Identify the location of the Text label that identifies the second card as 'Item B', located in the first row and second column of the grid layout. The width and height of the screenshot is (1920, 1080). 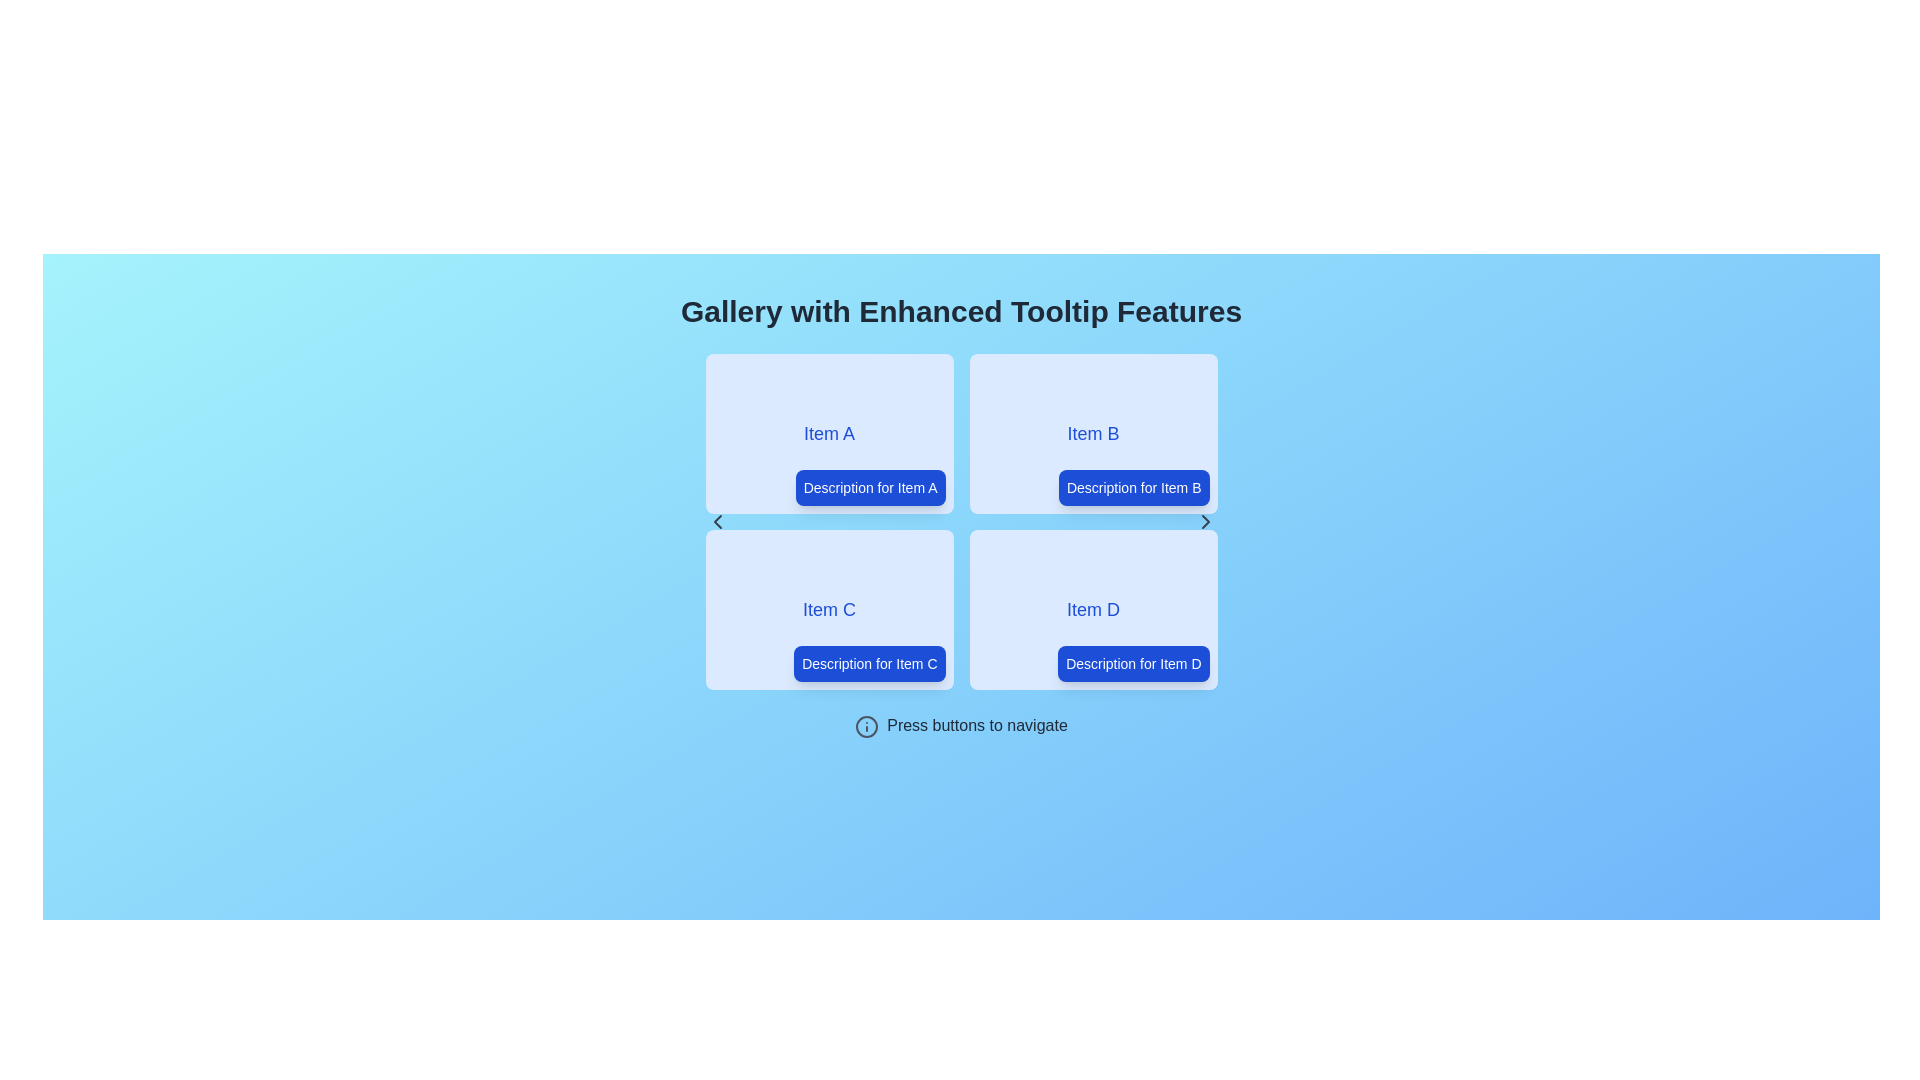
(1092, 433).